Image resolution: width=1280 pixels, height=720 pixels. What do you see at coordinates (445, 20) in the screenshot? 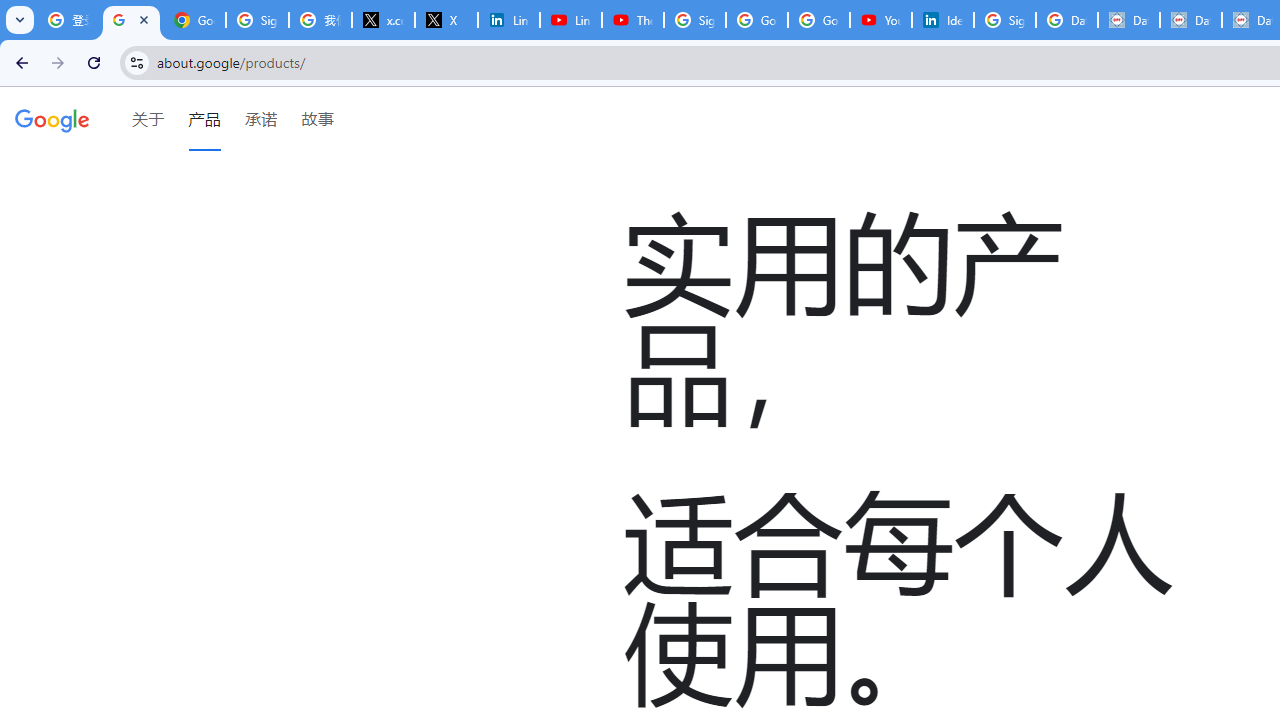
I see `'X'` at bounding box center [445, 20].